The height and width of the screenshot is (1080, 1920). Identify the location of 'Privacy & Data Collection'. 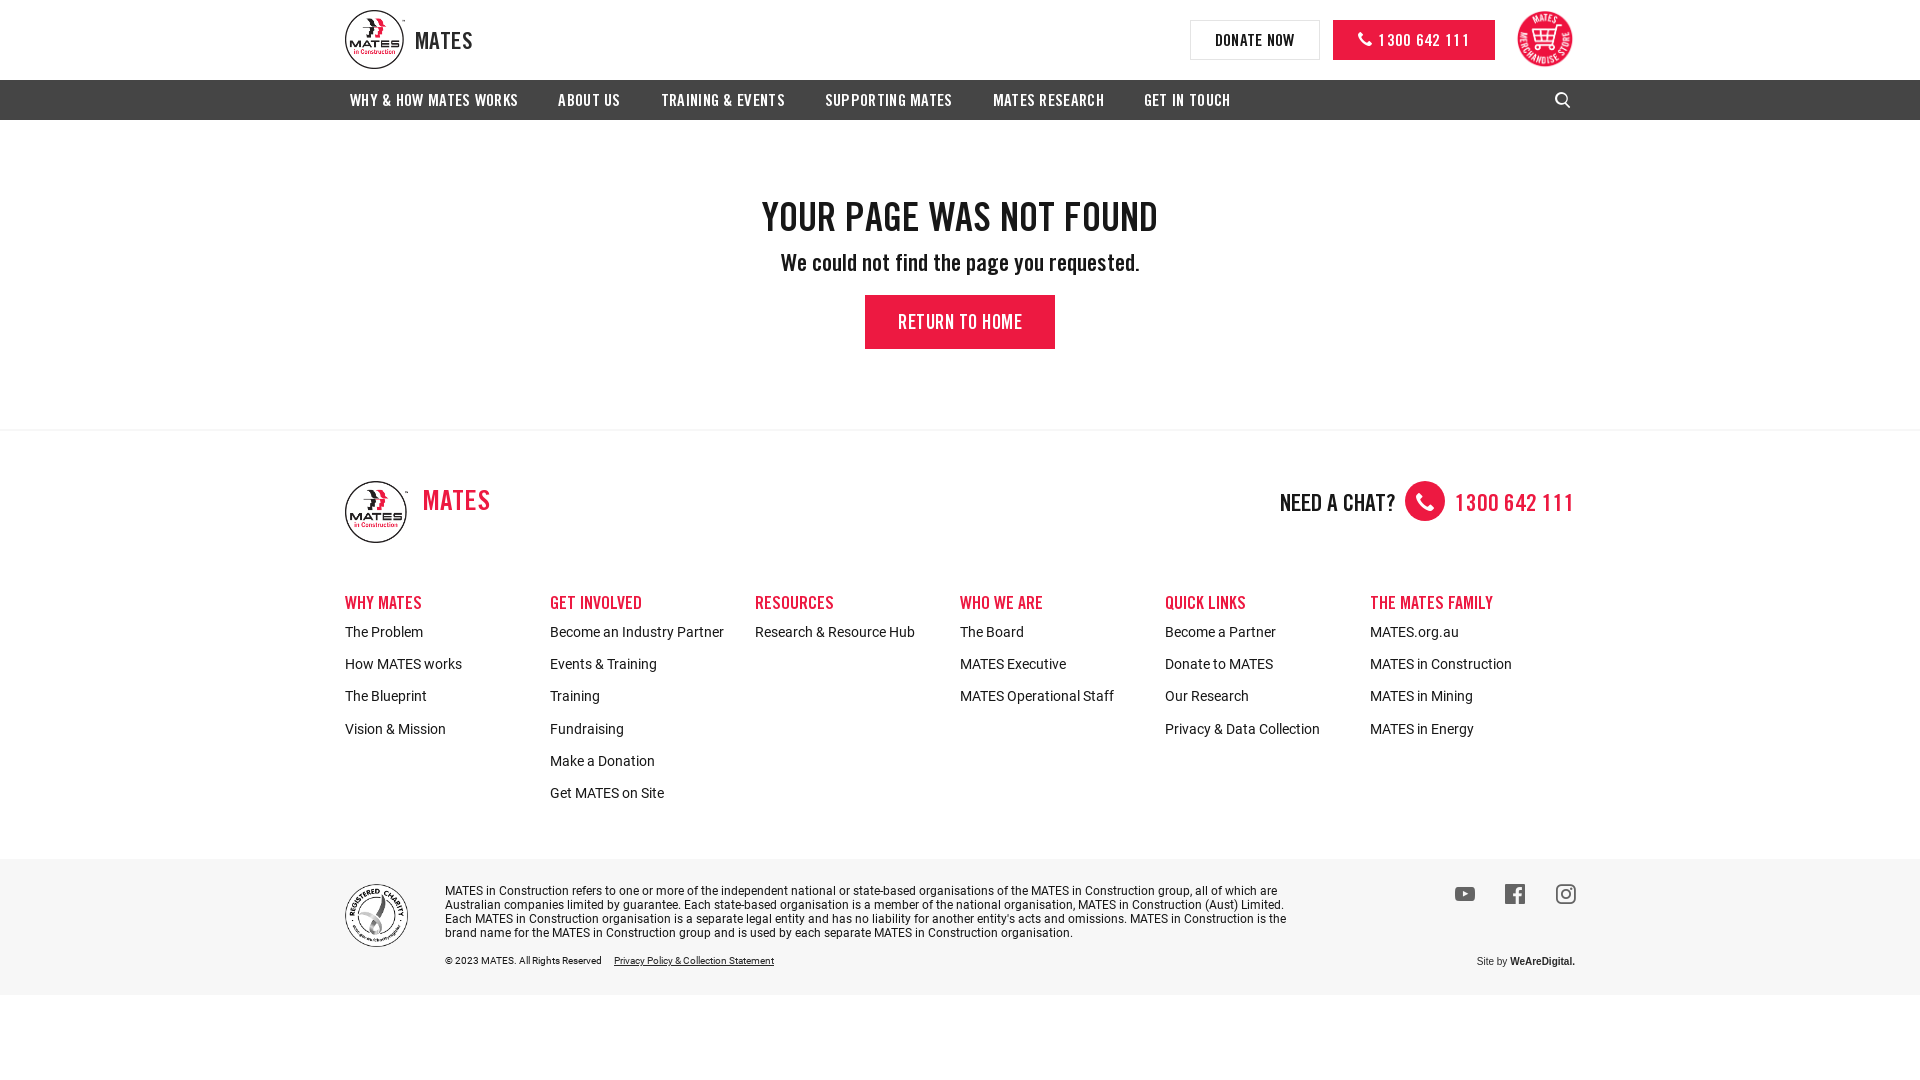
(1256, 729).